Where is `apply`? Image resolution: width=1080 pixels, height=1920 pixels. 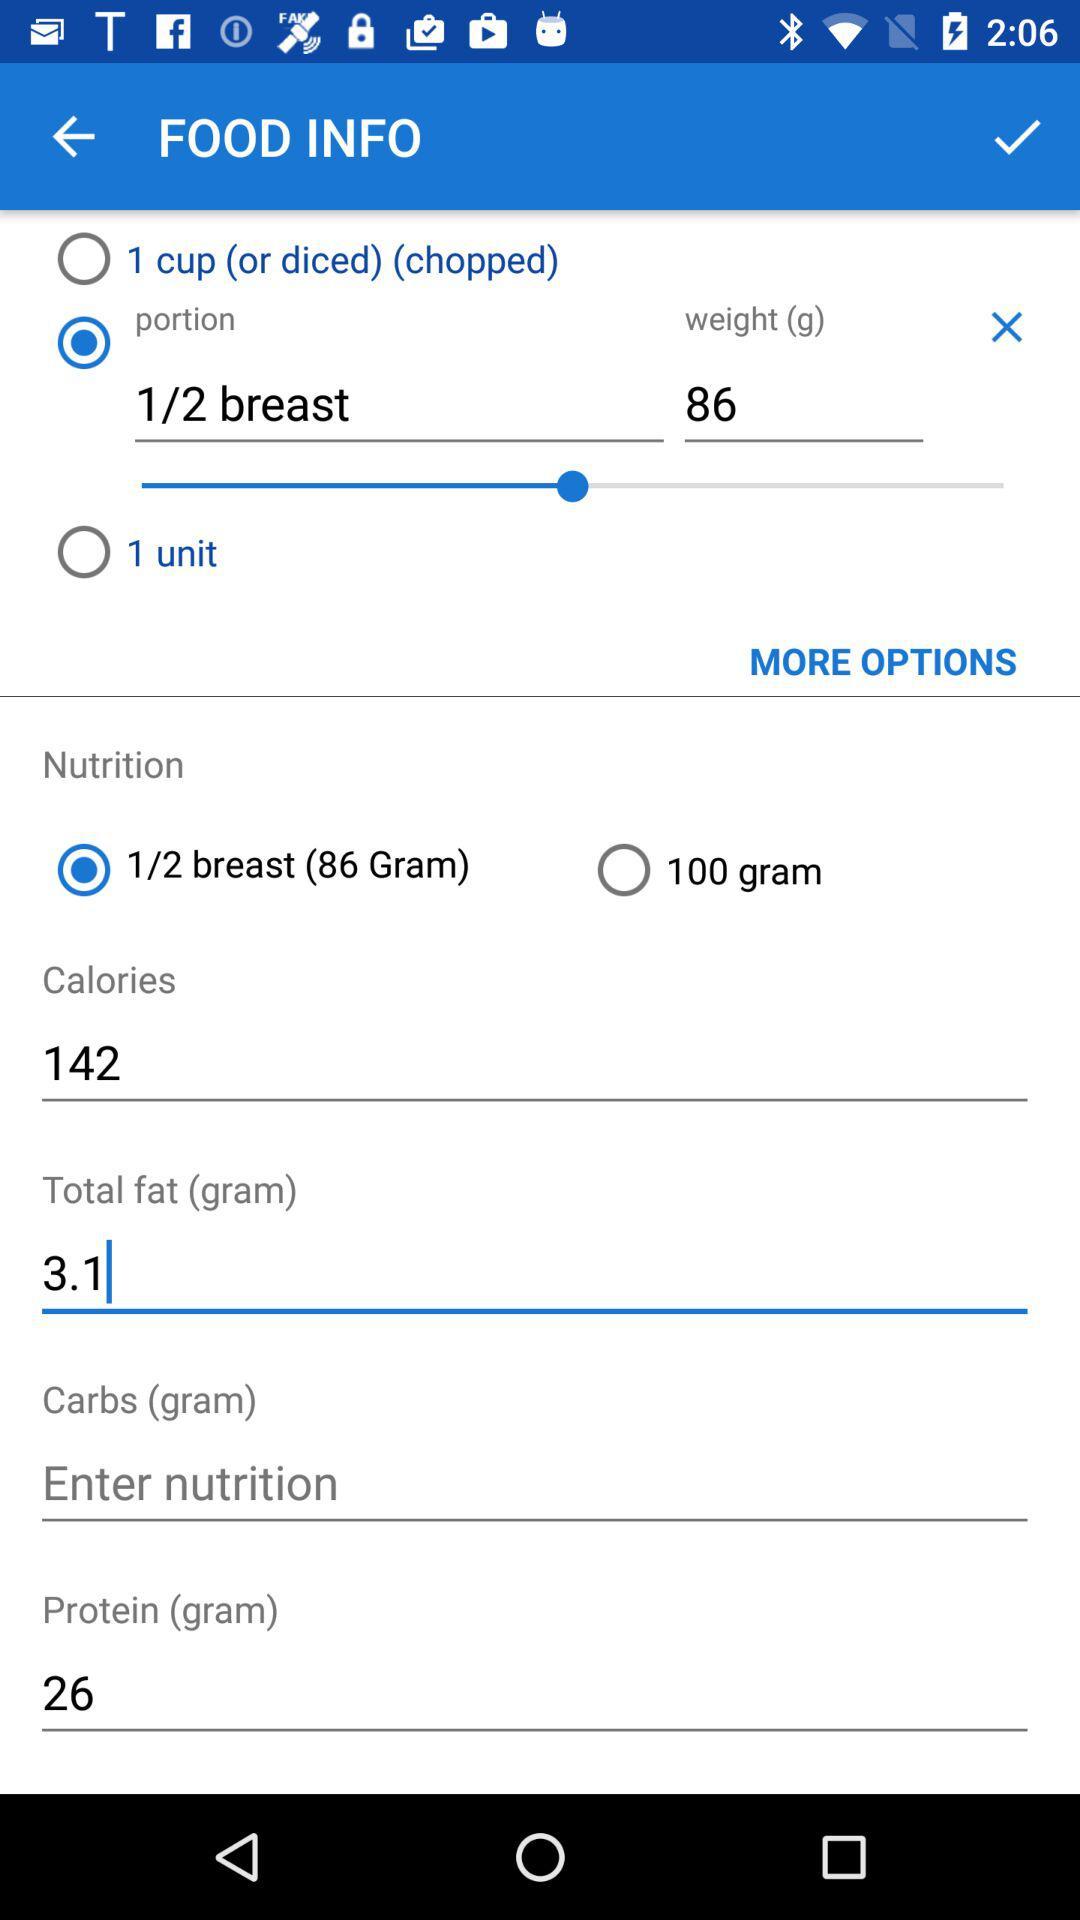
apply is located at coordinates (1017, 135).